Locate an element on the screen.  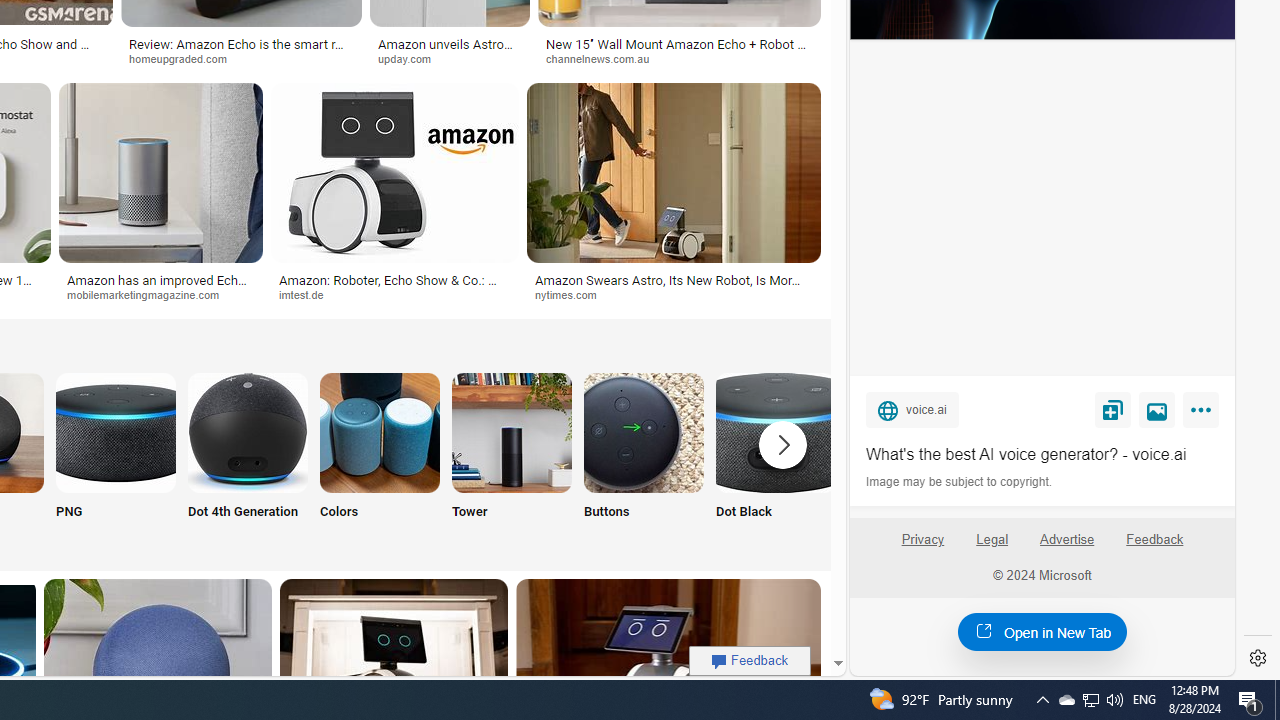
'Amazon Echo Tower' is located at coordinates (512, 431).